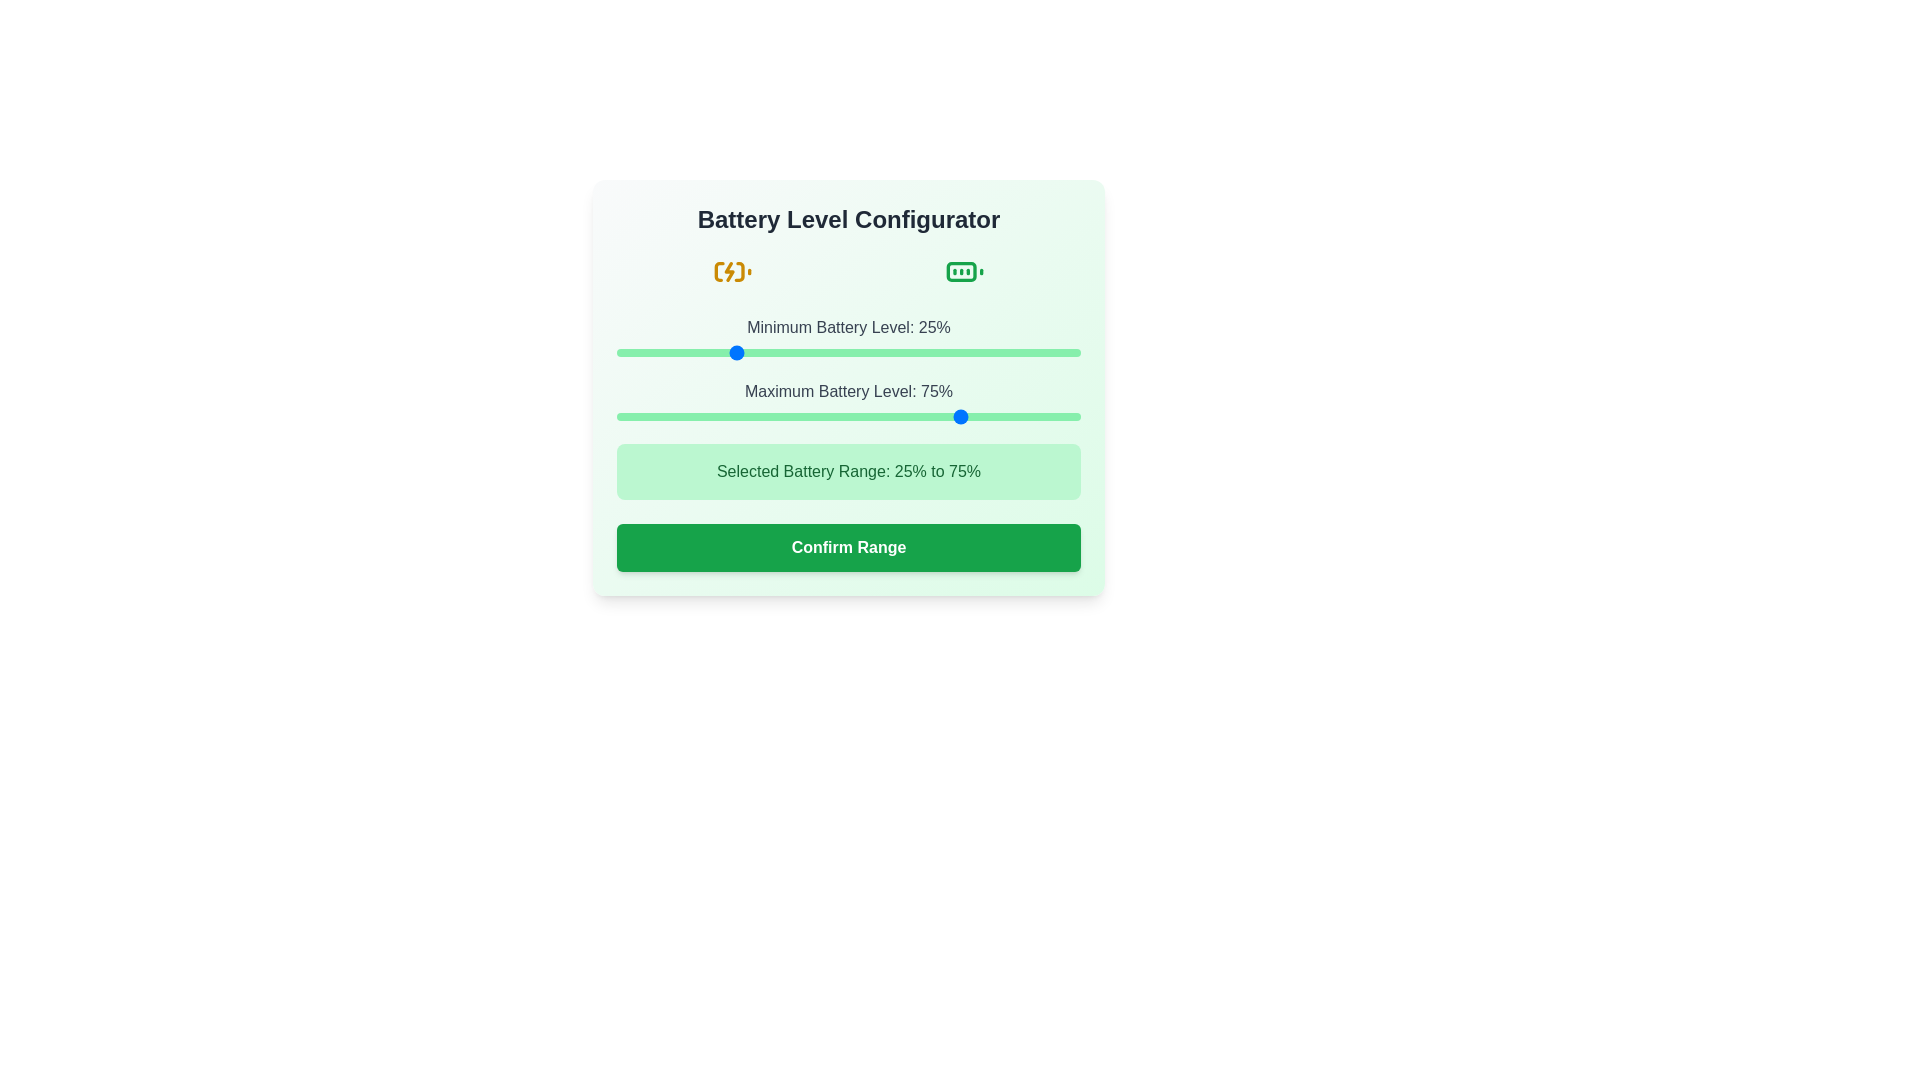 This screenshot has width=1920, height=1080. Describe the element at coordinates (961, 272) in the screenshot. I see `the graphical representation of the central green rounded rectangle within the battery icon, which is located on the right side near the top of the interface` at that location.